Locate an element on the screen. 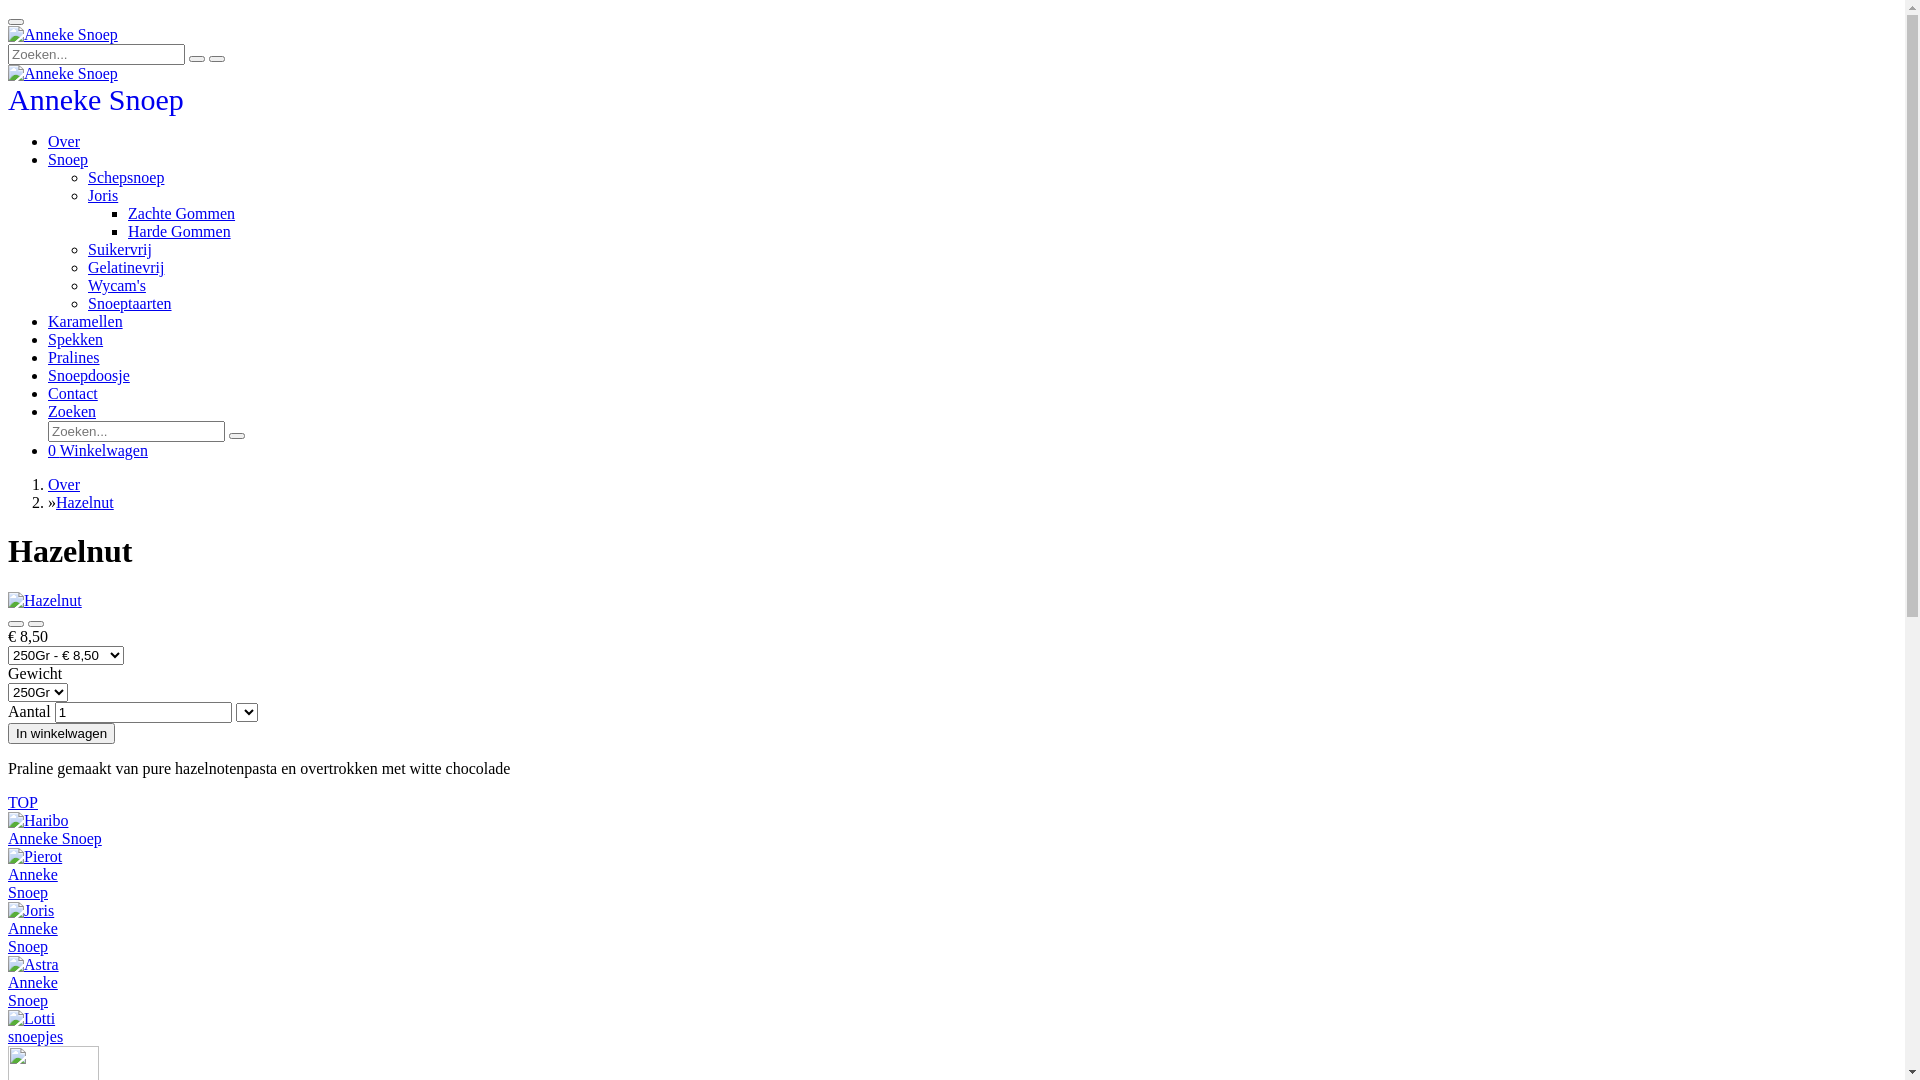 The image size is (1920, 1080). 'Snoepdoosje' is located at coordinates (88, 375).